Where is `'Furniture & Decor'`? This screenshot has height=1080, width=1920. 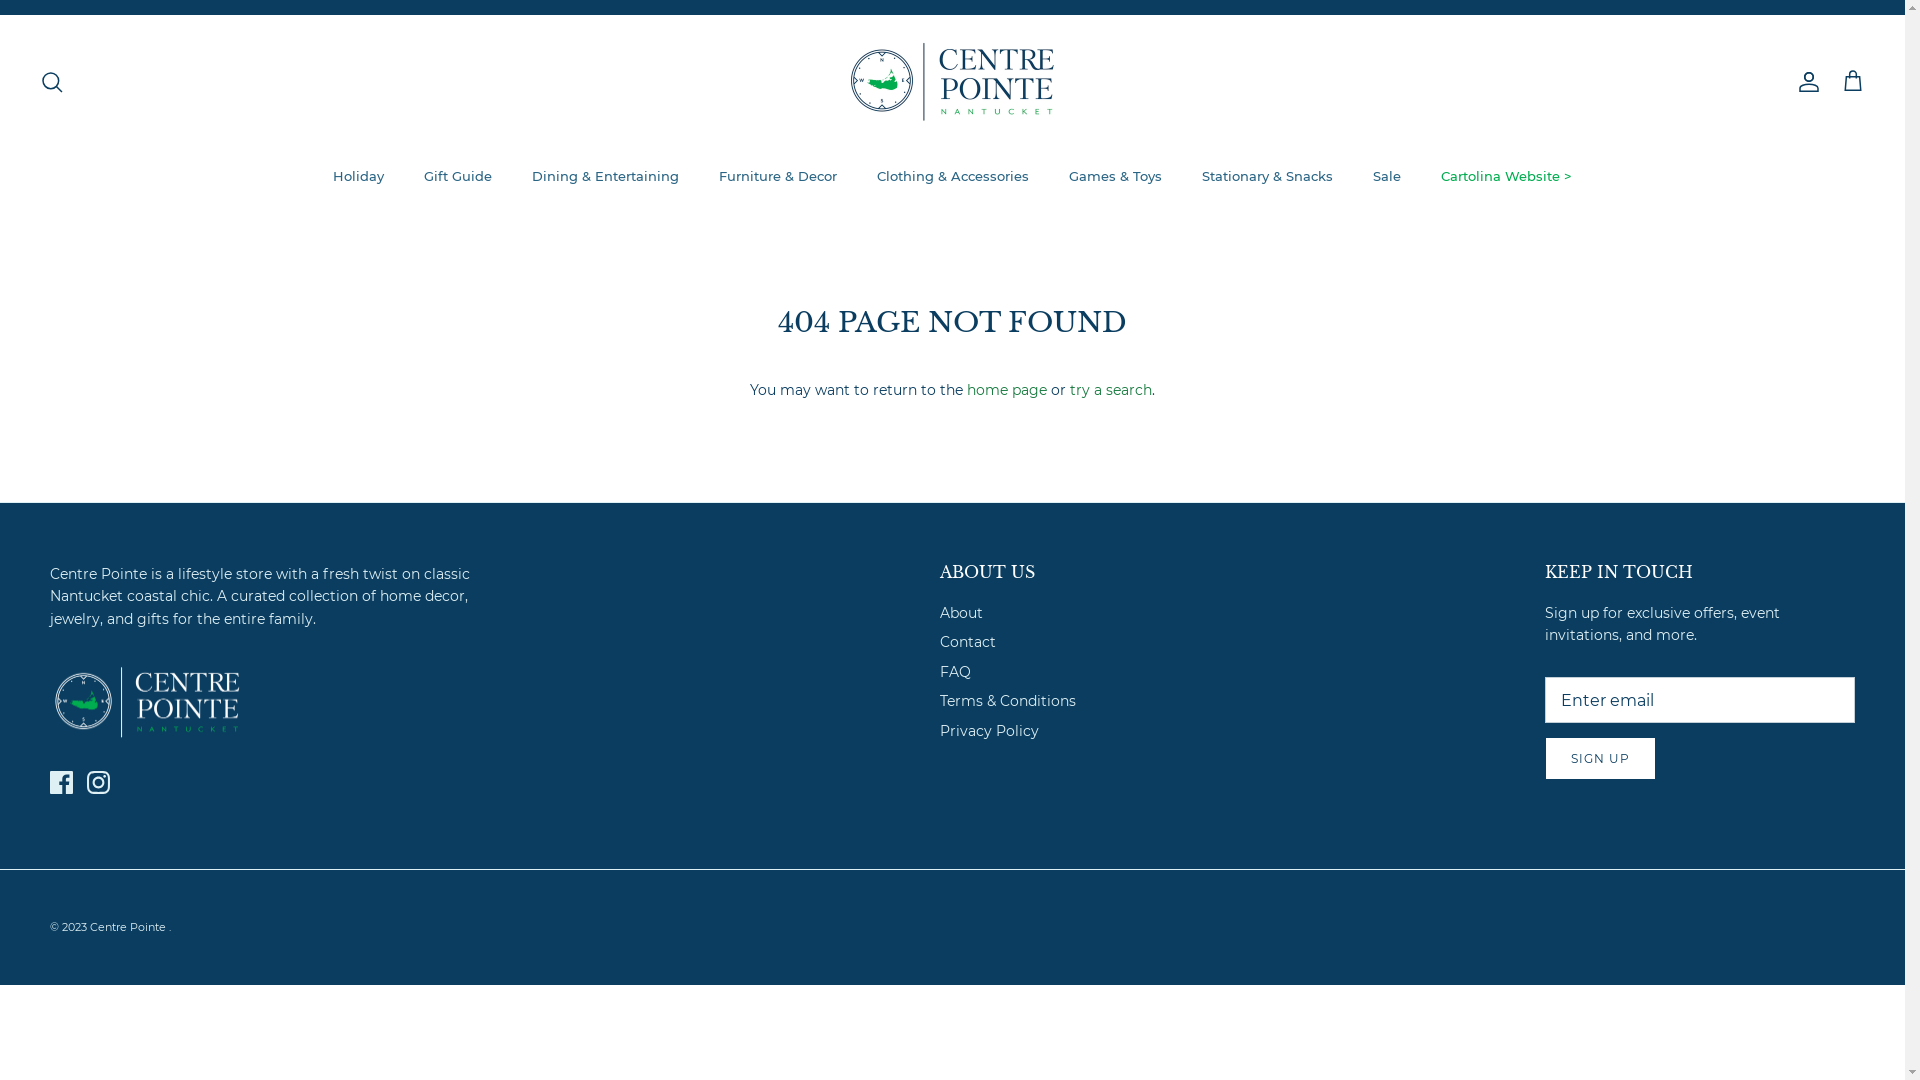 'Furniture & Decor' is located at coordinates (776, 176).